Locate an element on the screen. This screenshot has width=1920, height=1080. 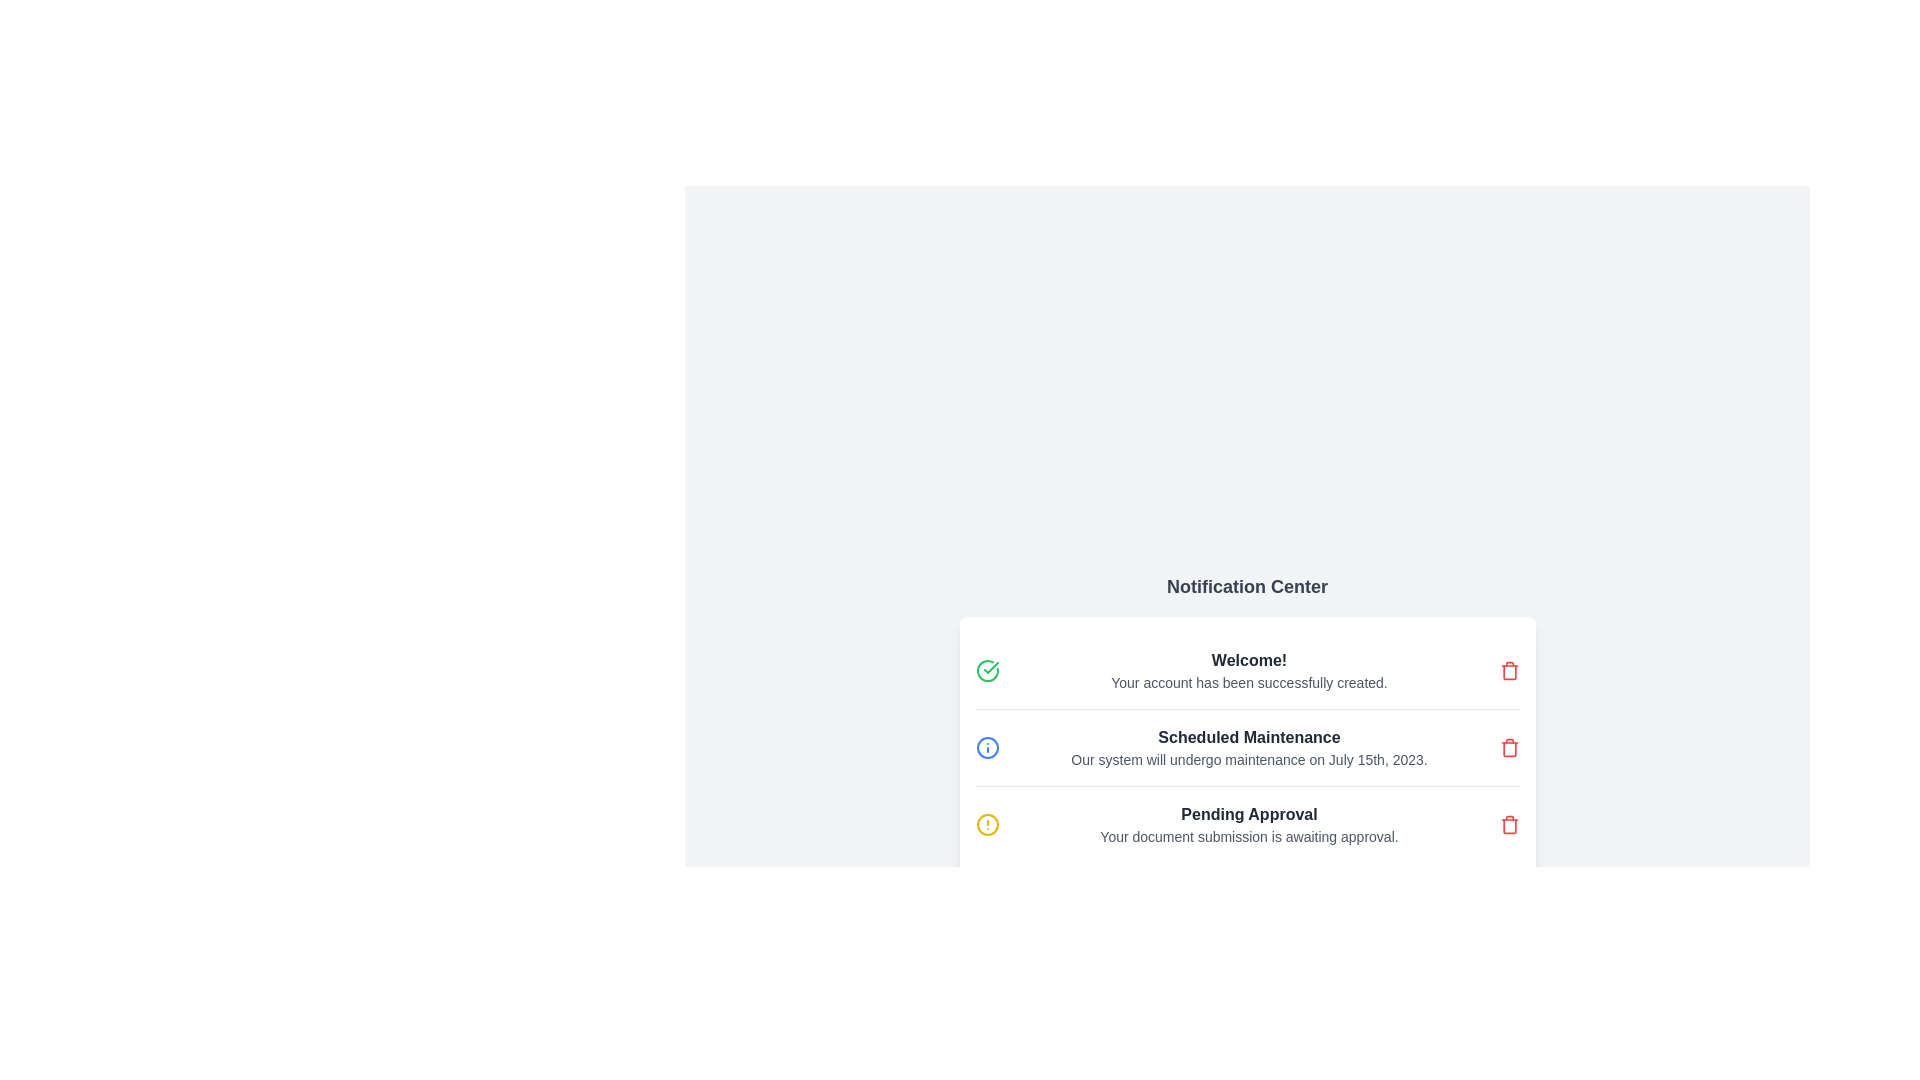
the blue circular information icon located to the left of the 'Scheduled Maintenance' notification in the middle of the Notification Center is located at coordinates (987, 748).